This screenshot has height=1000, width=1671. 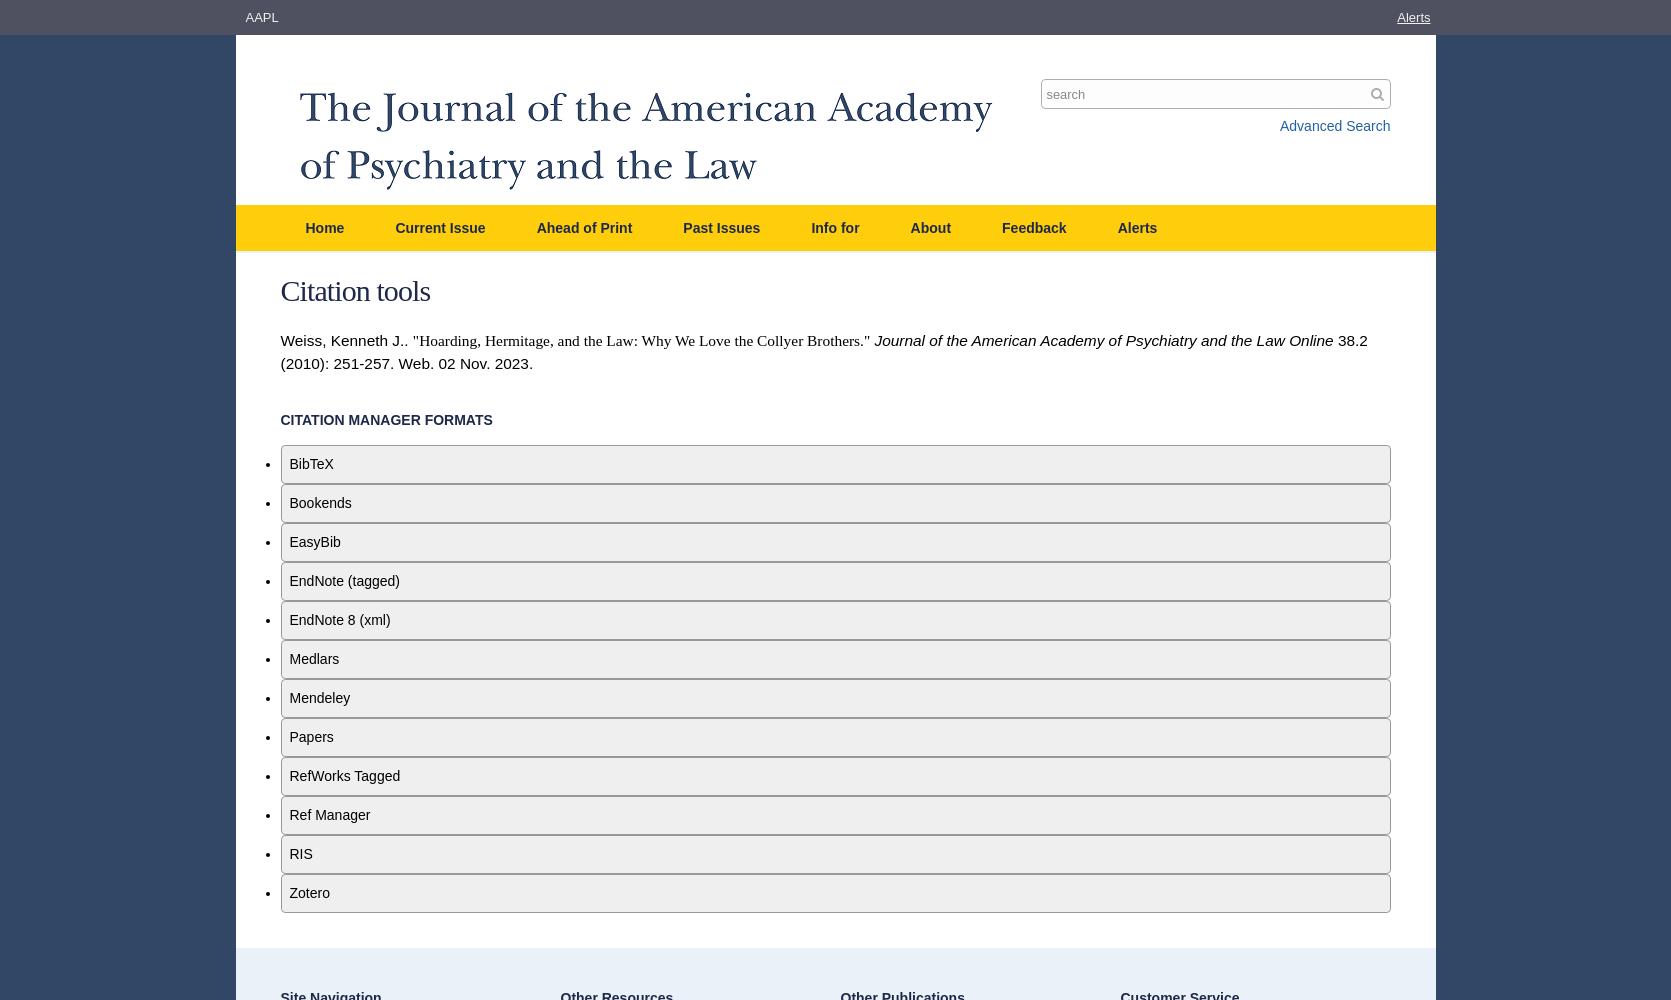 What do you see at coordinates (1363, 338) in the screenshot?
I see `'2'` at bounding box center [1363, 338].